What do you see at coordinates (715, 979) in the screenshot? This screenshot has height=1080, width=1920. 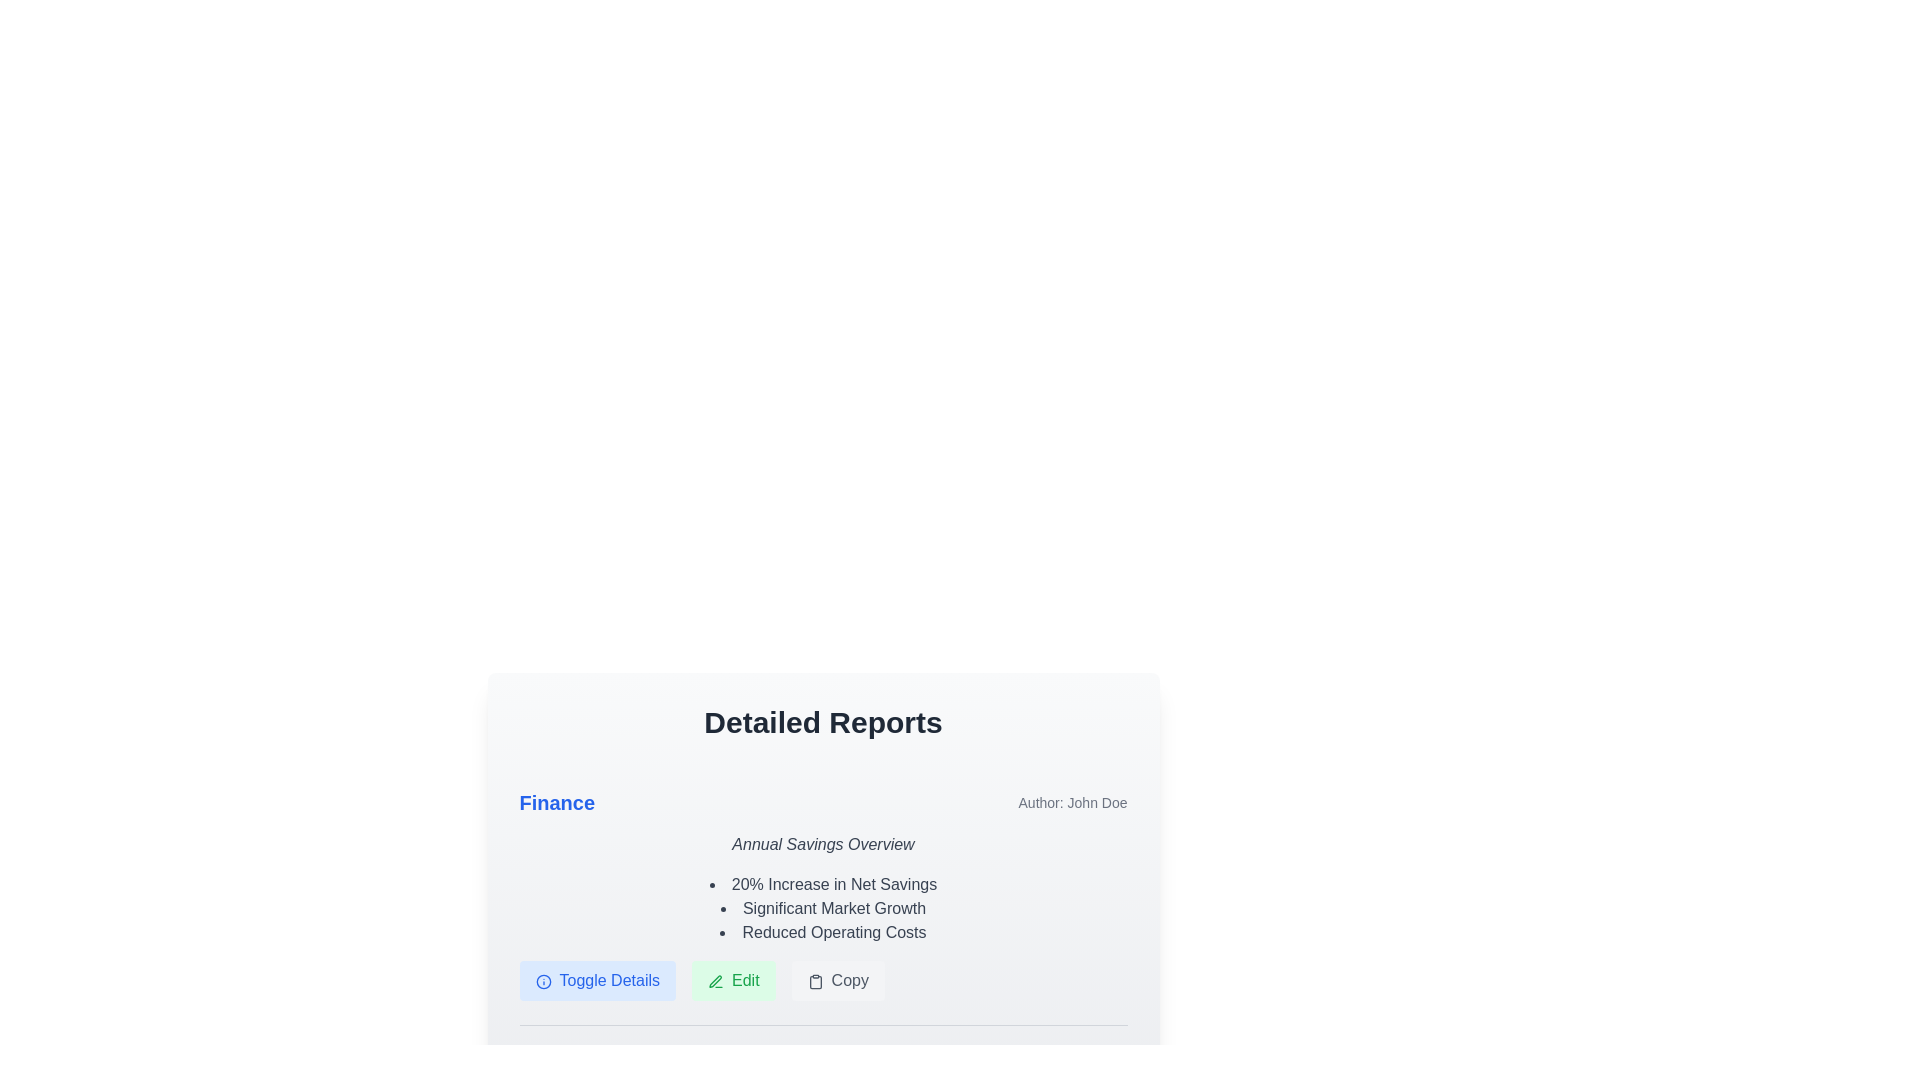 I see `the edit icon located within the green button next to the 'Edit' text` at bounding box center [715, 979].